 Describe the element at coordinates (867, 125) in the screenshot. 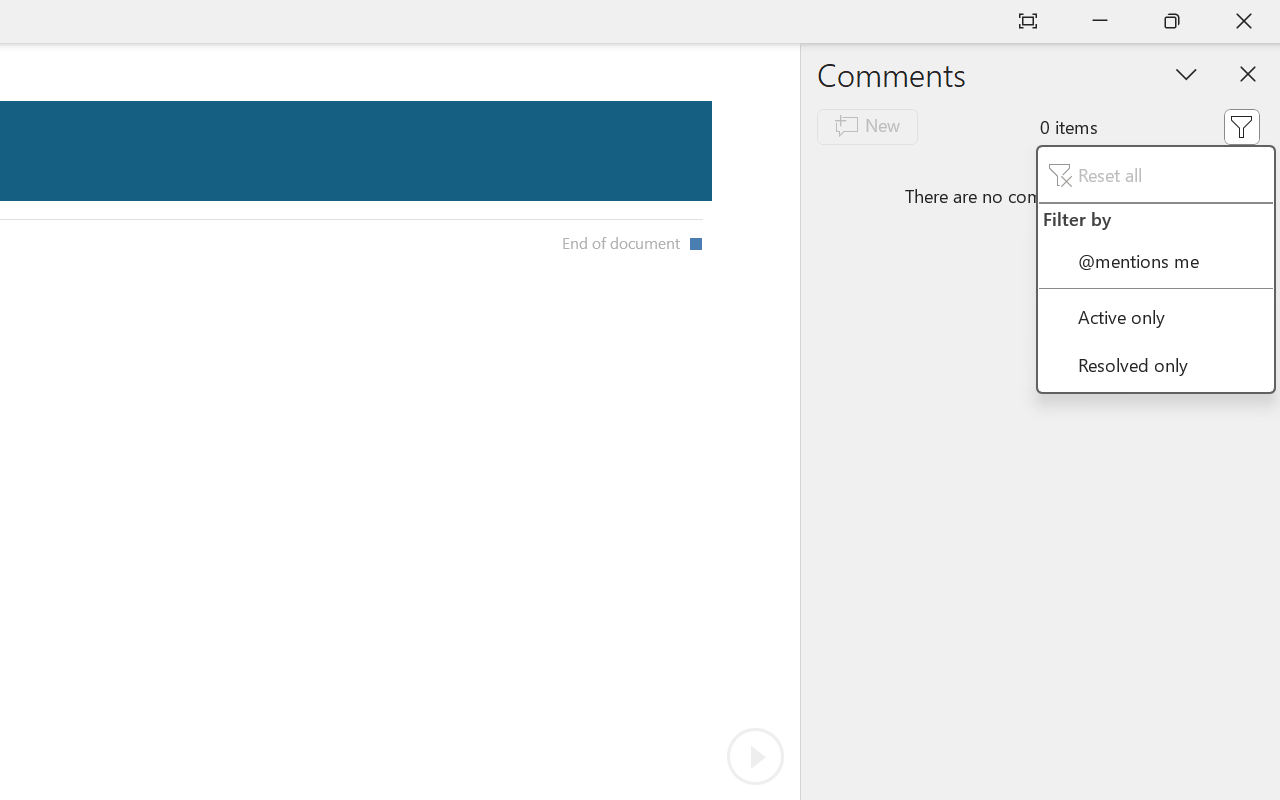

I see `'New comment'` at that location.